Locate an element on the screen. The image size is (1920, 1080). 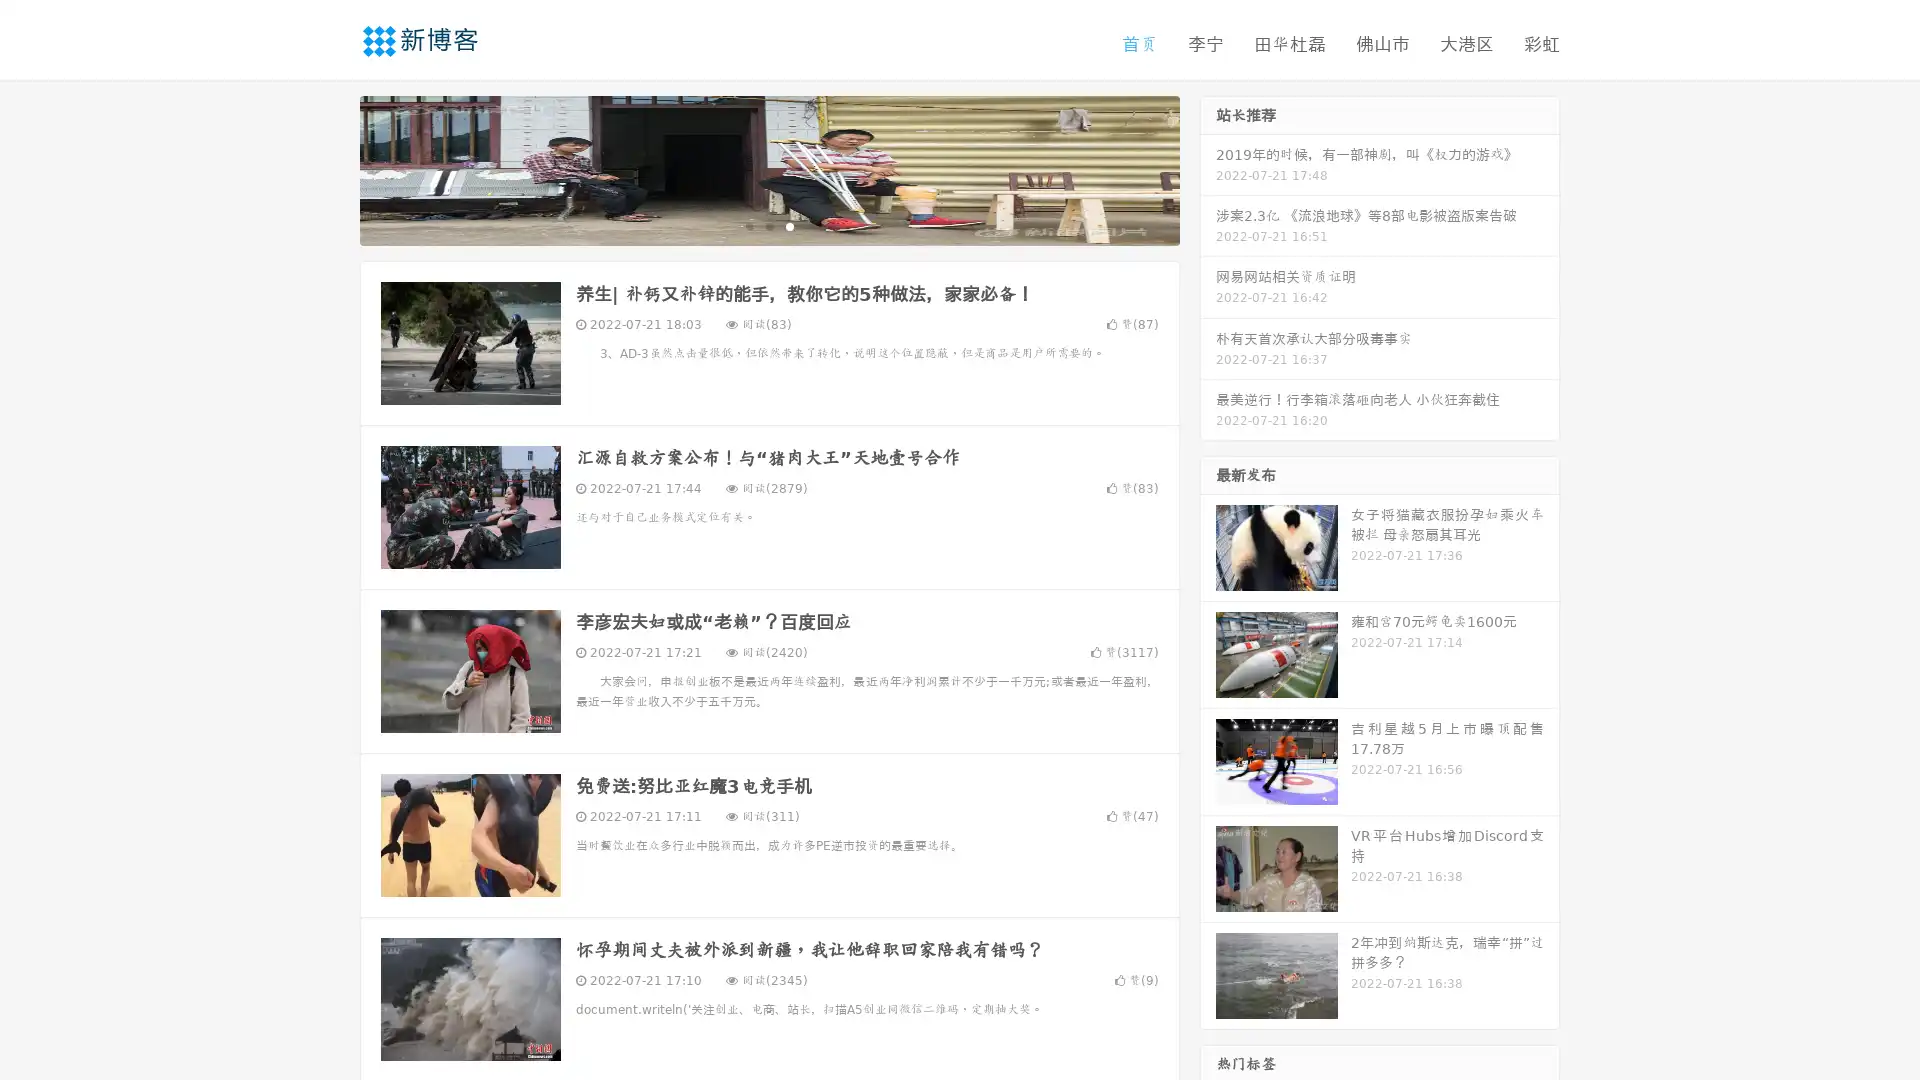
Go to slide 1 is located at coordinates (748, 225).